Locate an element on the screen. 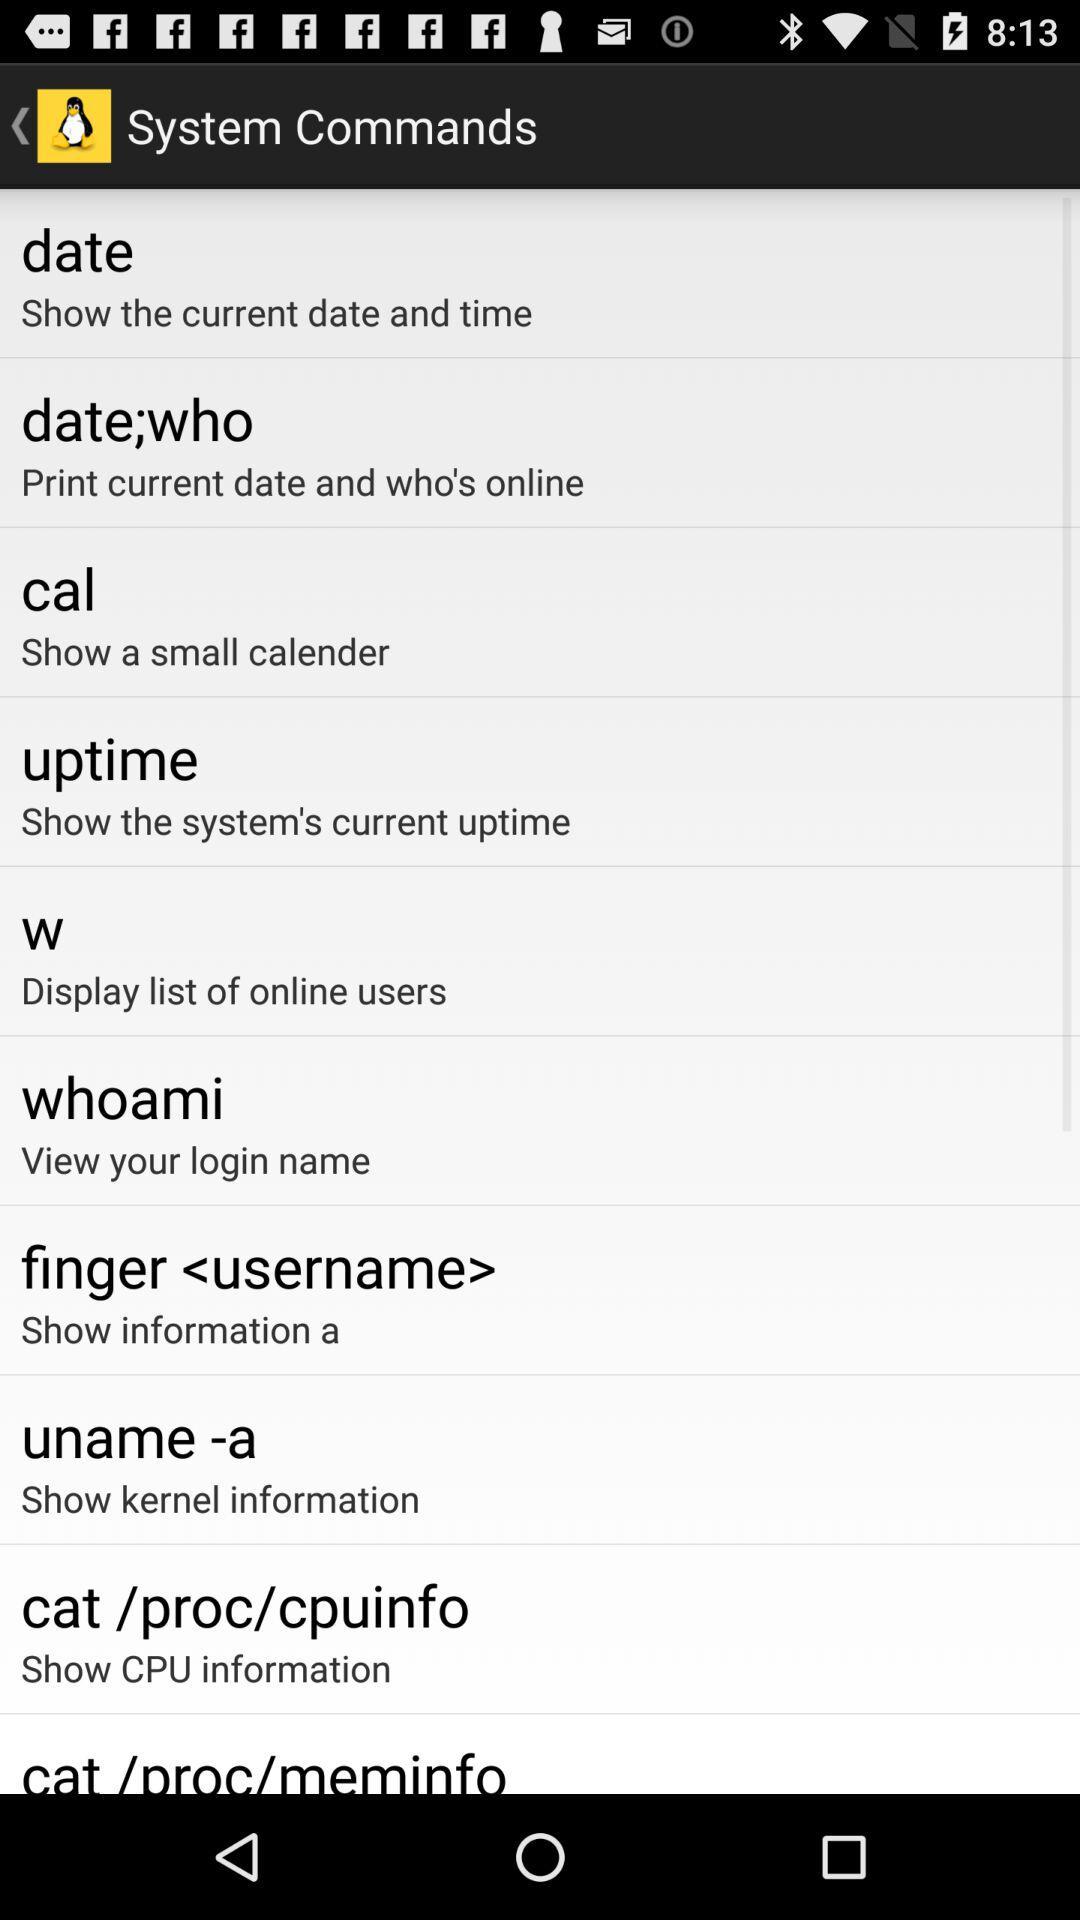 The image size is (1080, 1920). whoami icon is located at coordinates (540, 1095).